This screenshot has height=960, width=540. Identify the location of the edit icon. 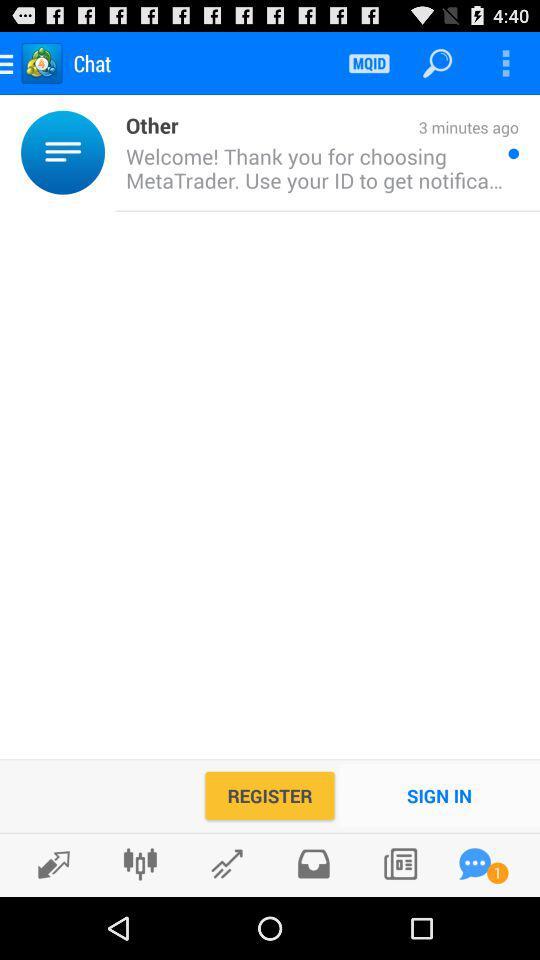
(48, 925).